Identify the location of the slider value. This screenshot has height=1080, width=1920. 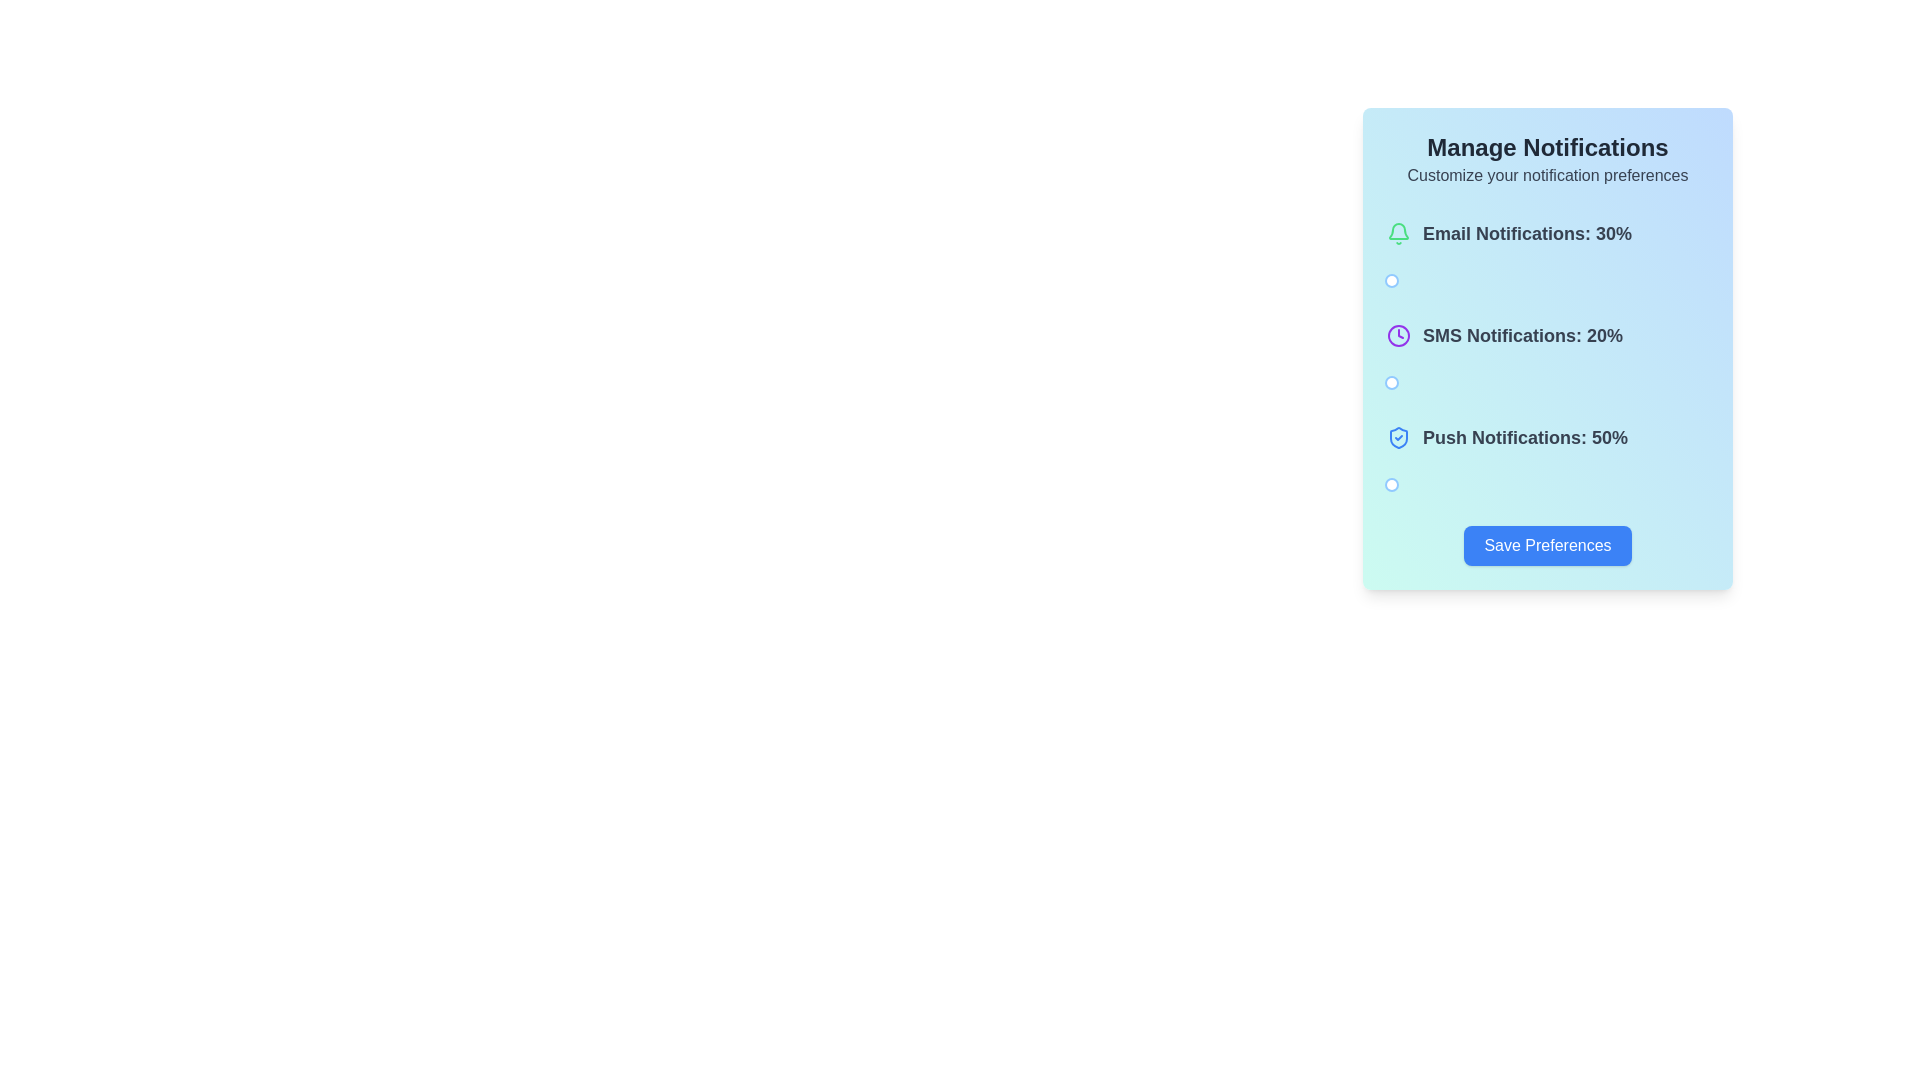
(1394, 382).